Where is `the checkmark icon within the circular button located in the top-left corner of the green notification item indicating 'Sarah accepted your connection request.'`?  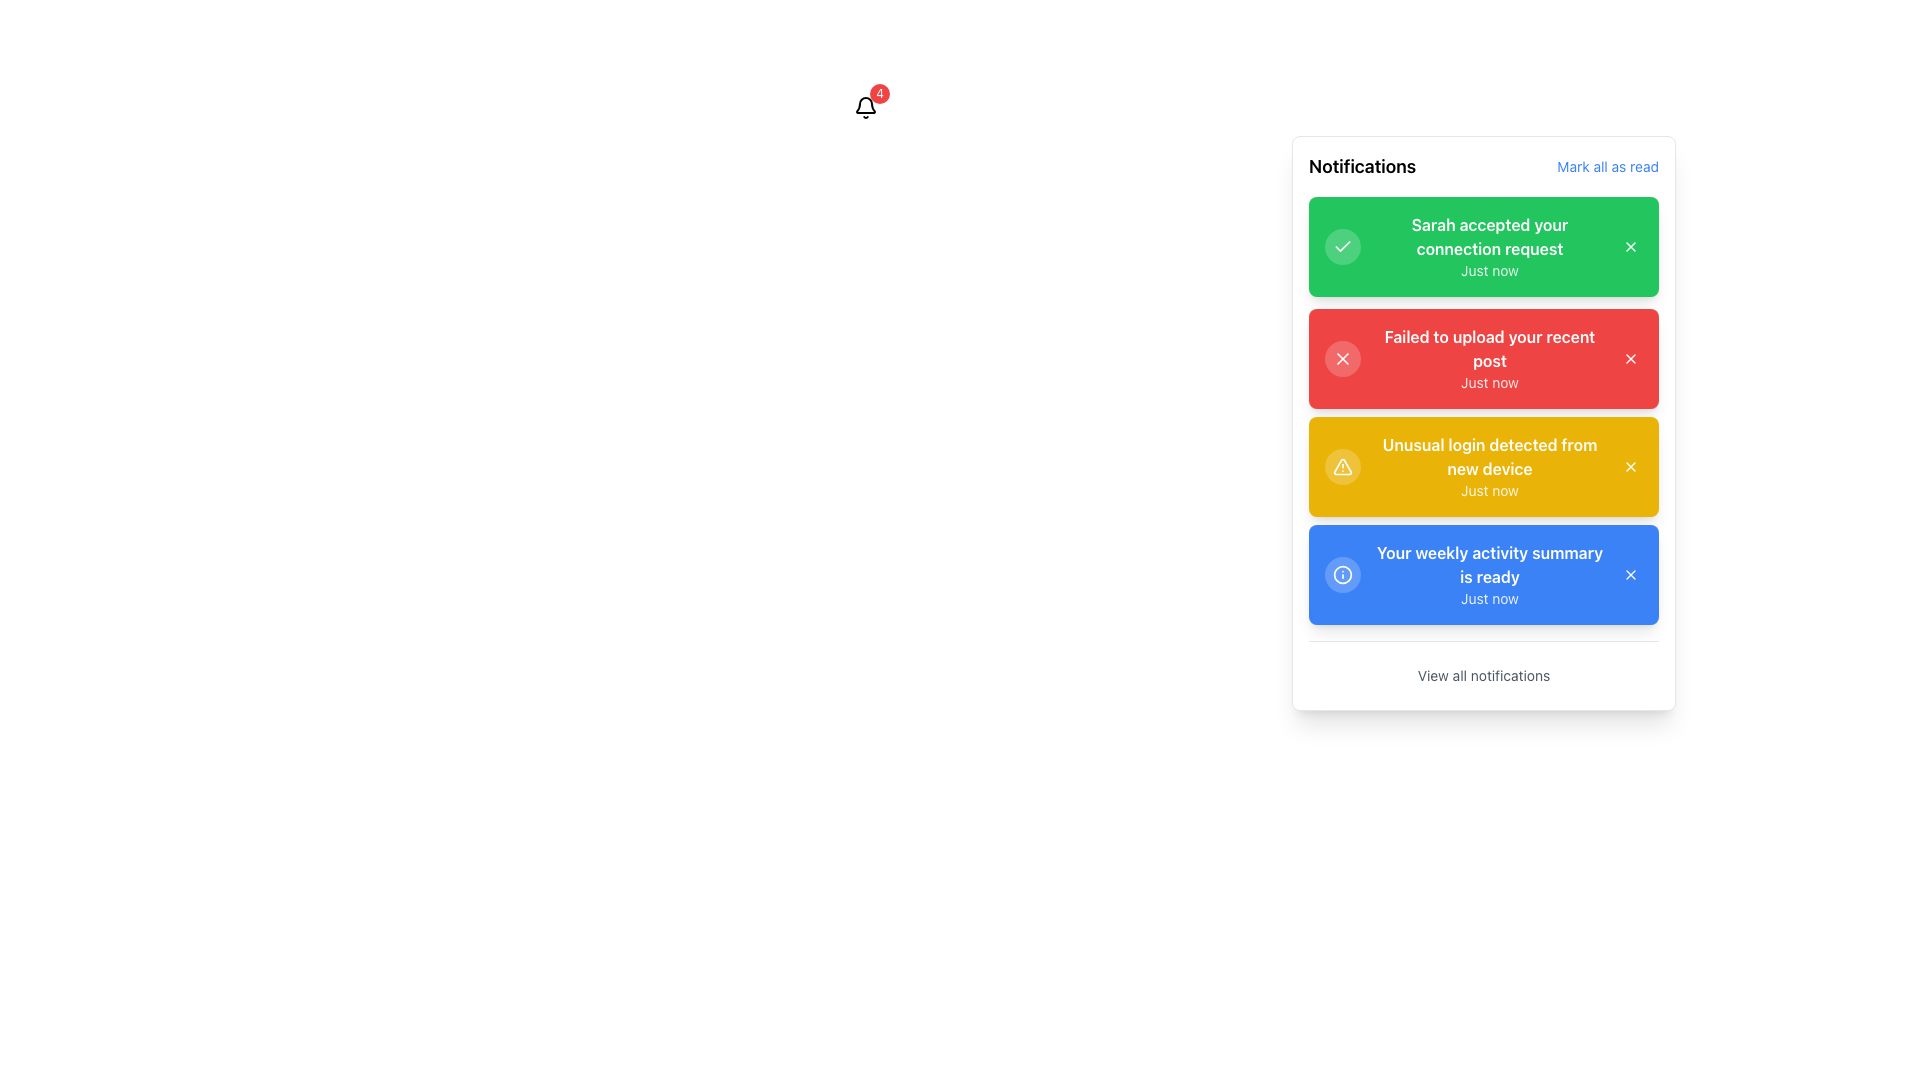 the checkmark icon within the circular button located in the top-left corner of the green notification item indicating 'Sarah accepted your connection request.' is located at coordinates (1343, 245).